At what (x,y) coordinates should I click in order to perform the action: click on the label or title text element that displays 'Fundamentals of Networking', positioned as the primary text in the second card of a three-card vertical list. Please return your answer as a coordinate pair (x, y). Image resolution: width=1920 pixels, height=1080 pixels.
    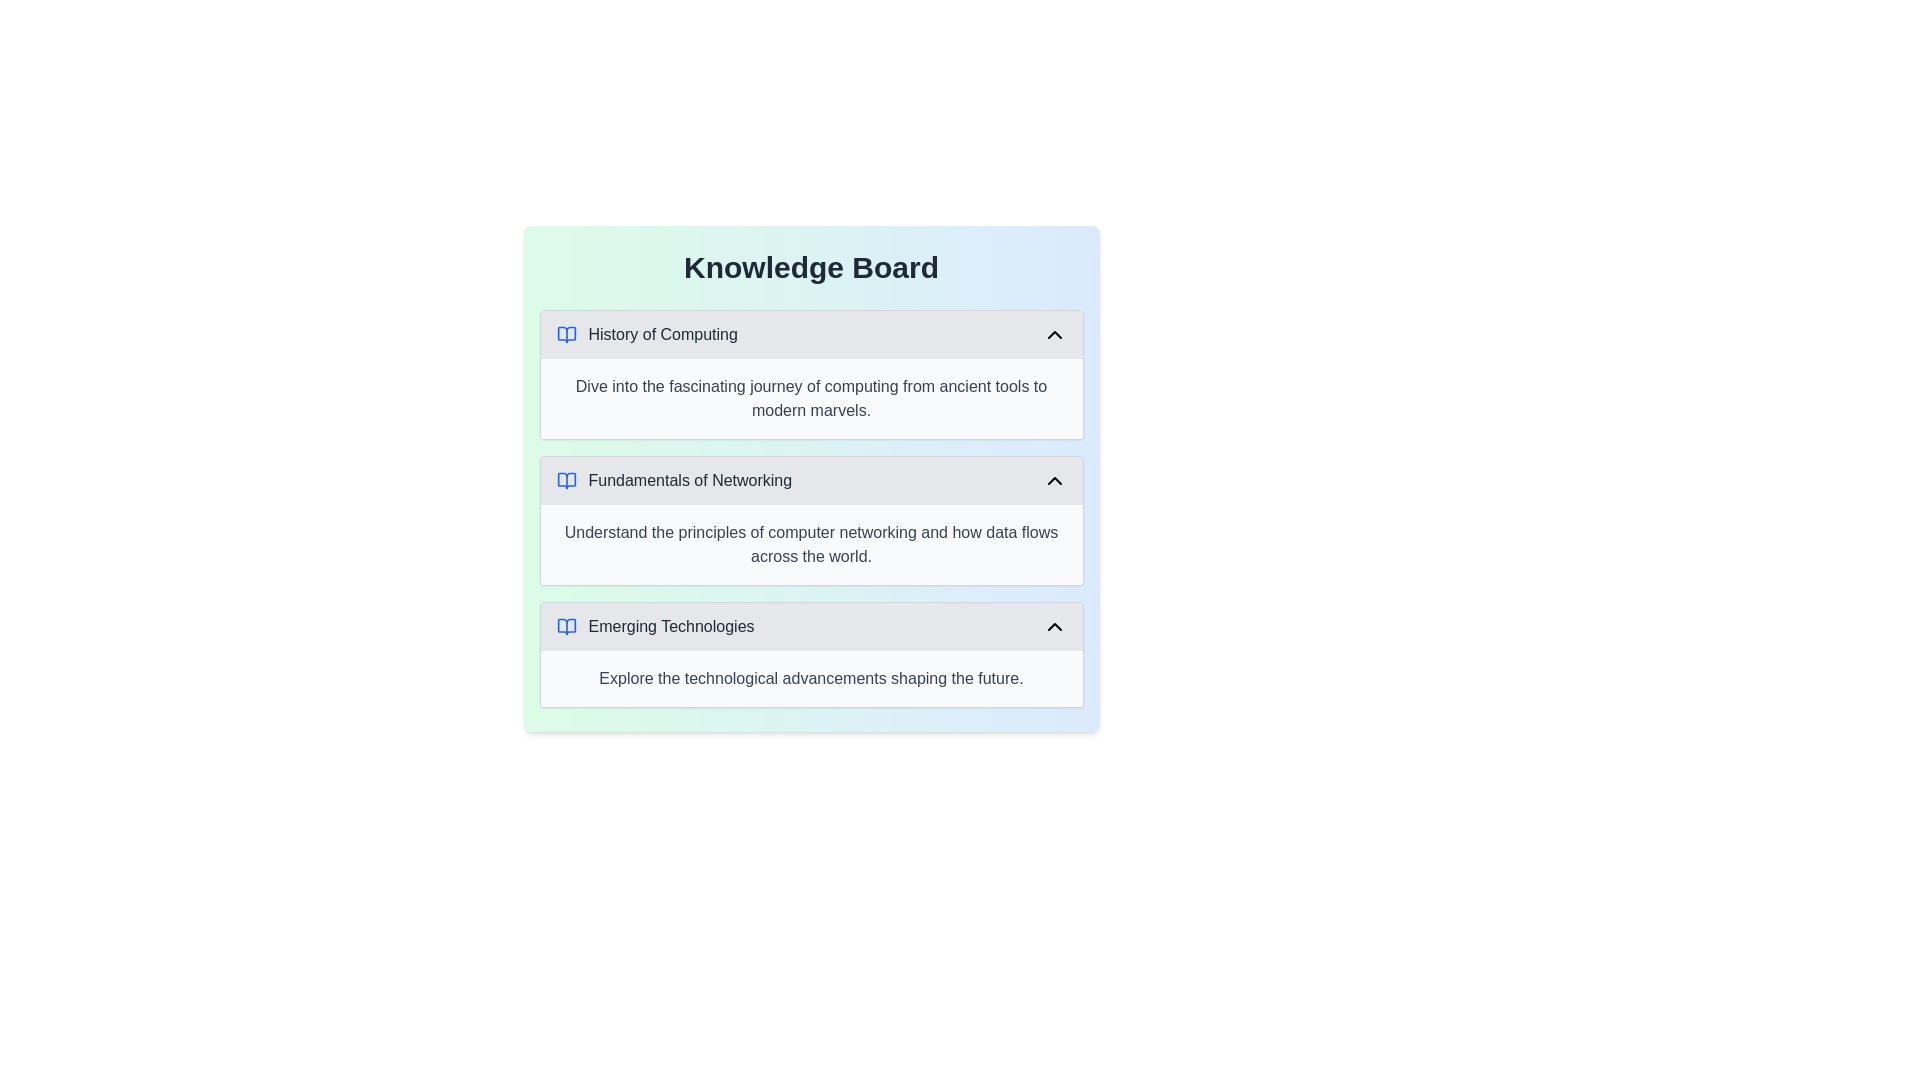
    Looking at the image, I should click on (674, 481).